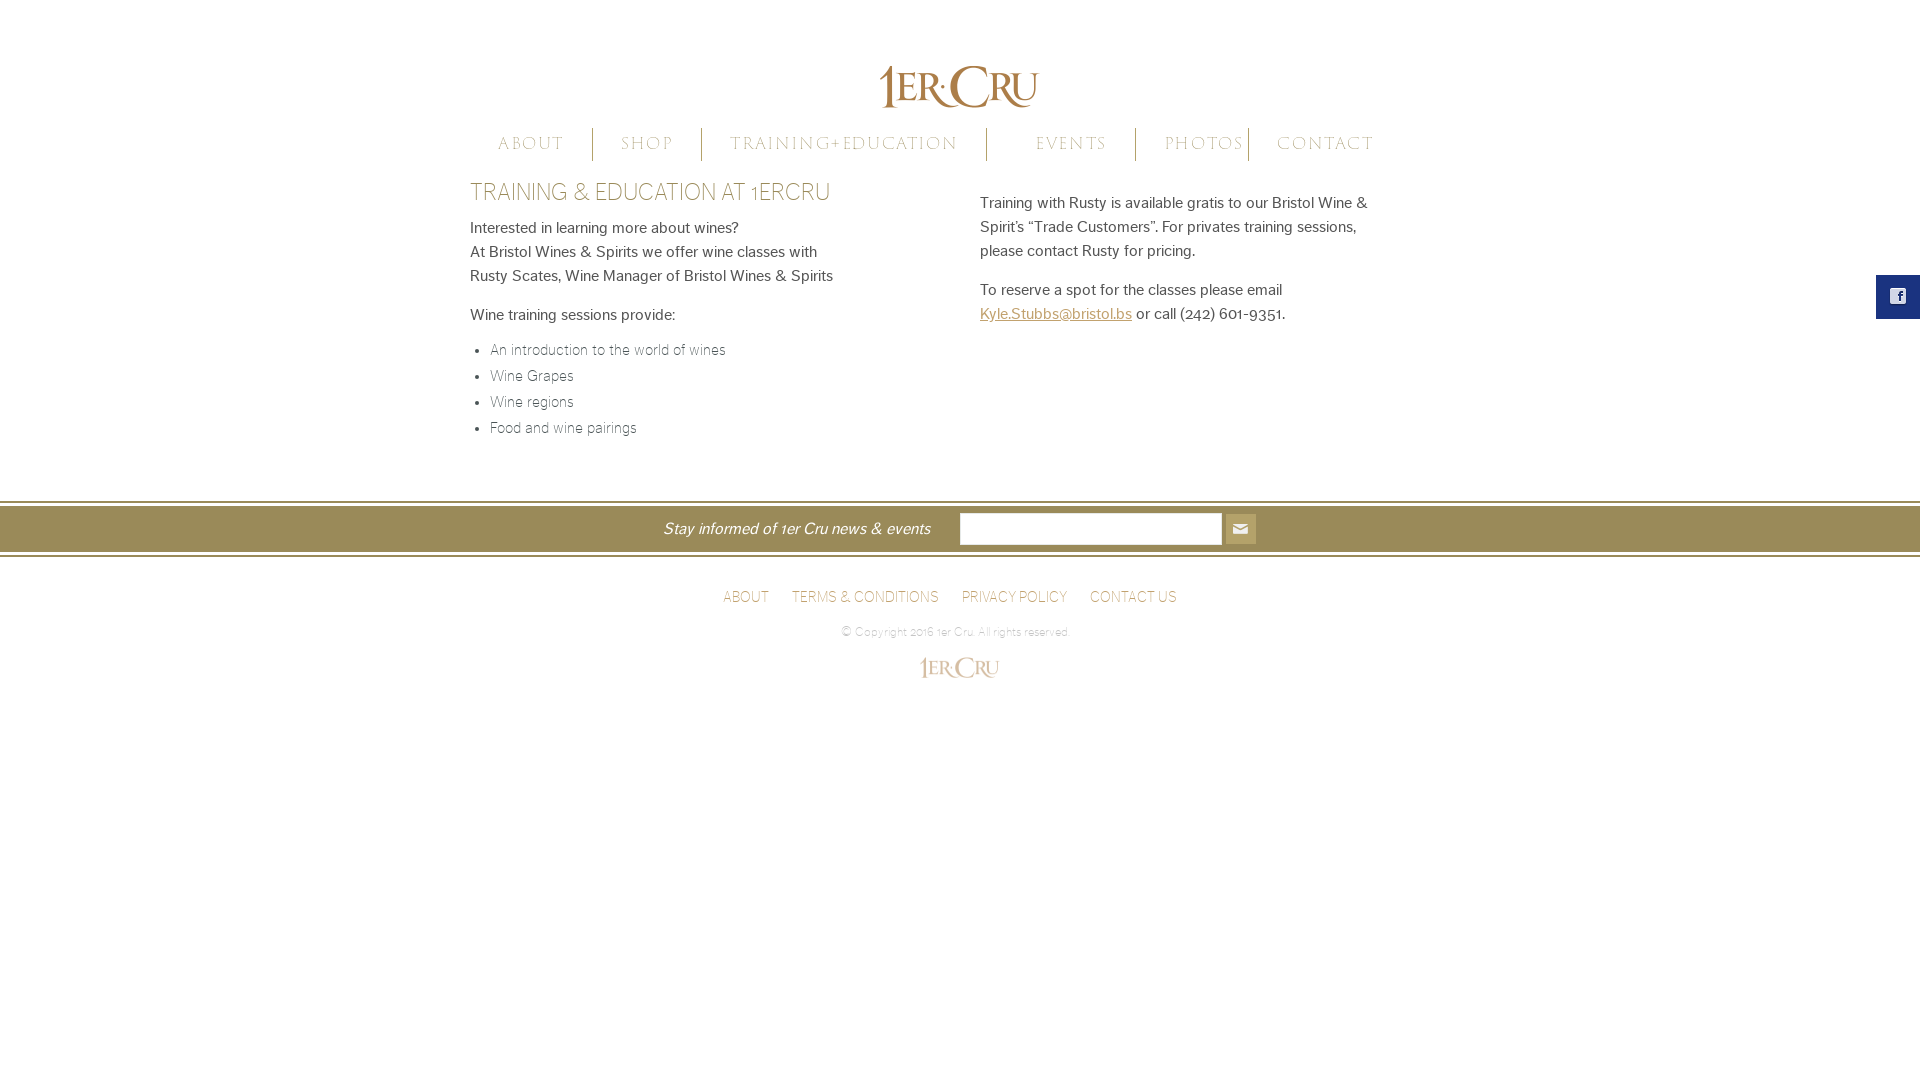  Describe the element at coordinates (1203, 142) in the screenshot. I see `'PHOTOS'` at that location.